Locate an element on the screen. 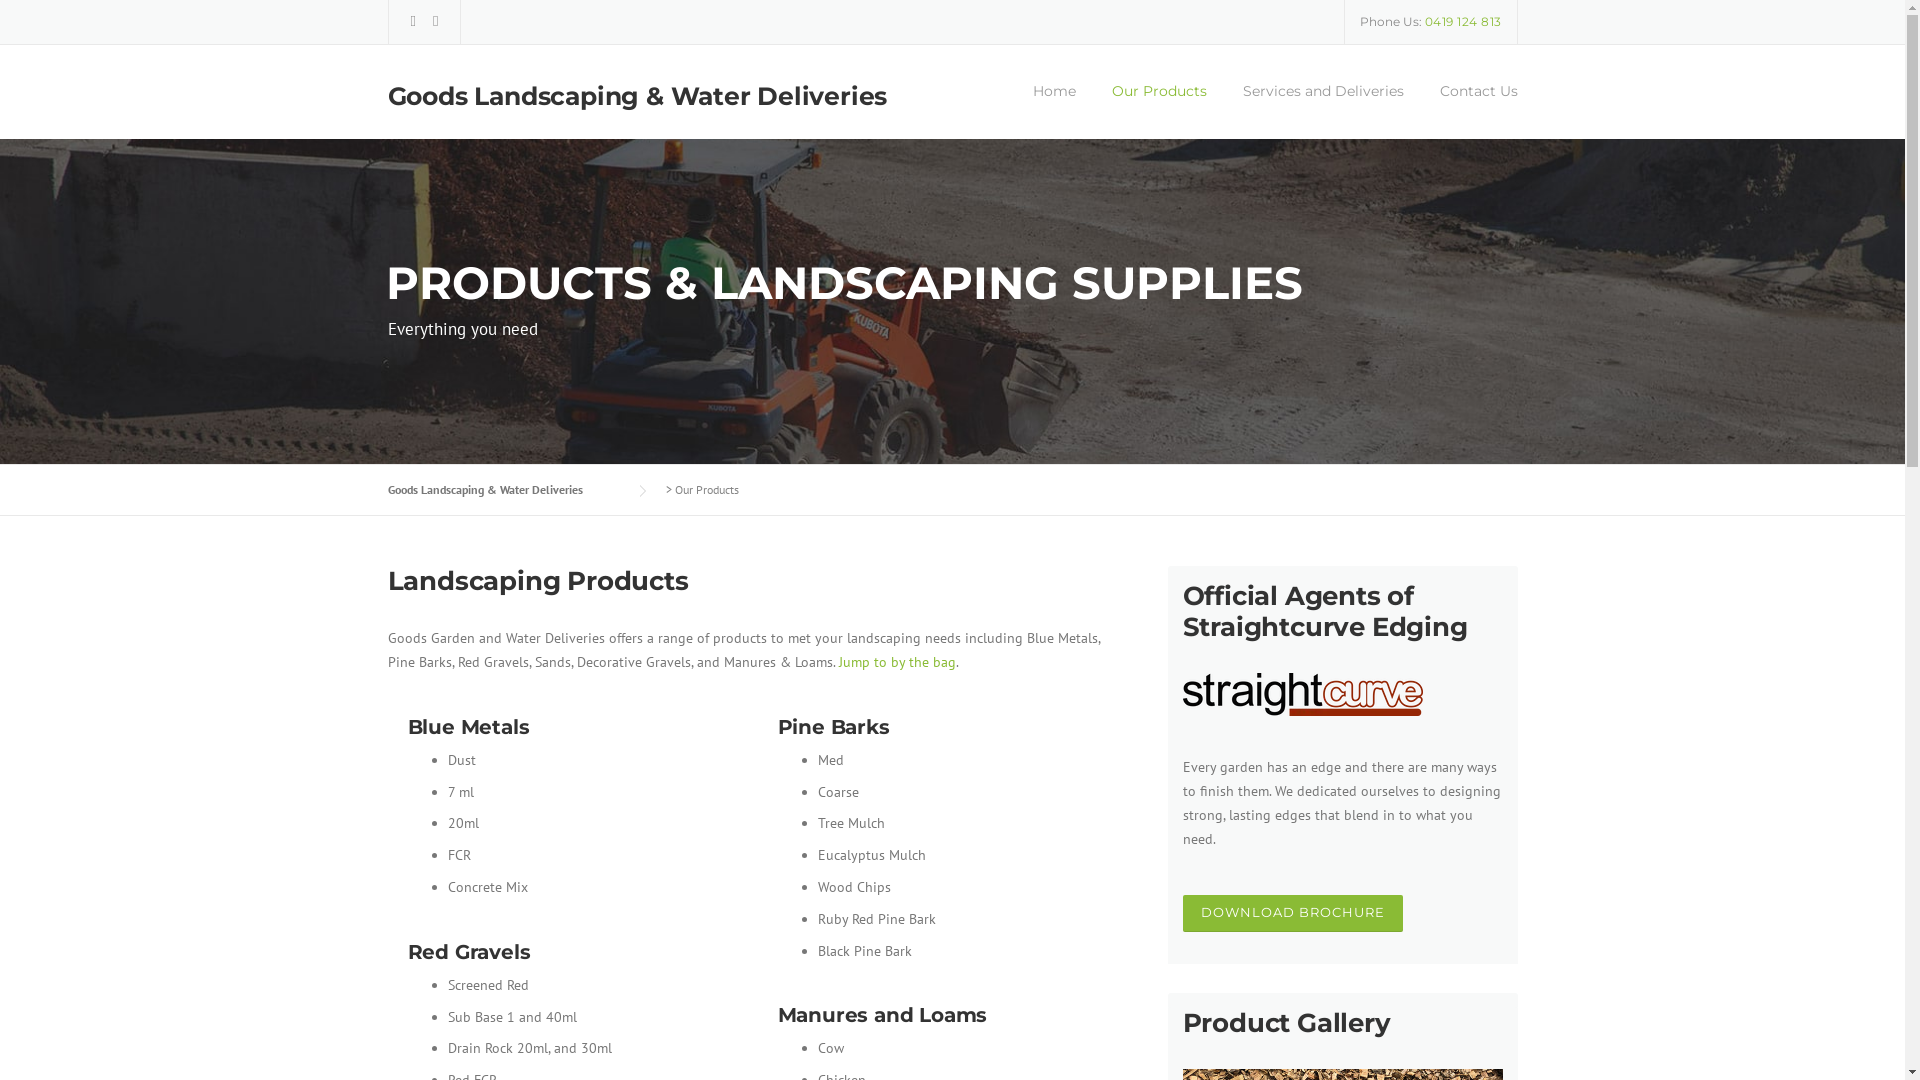 Image resolution: width=1920 pixels, height=1080 pixels. 'Contact Us' is located at coordinates (1420, 109).